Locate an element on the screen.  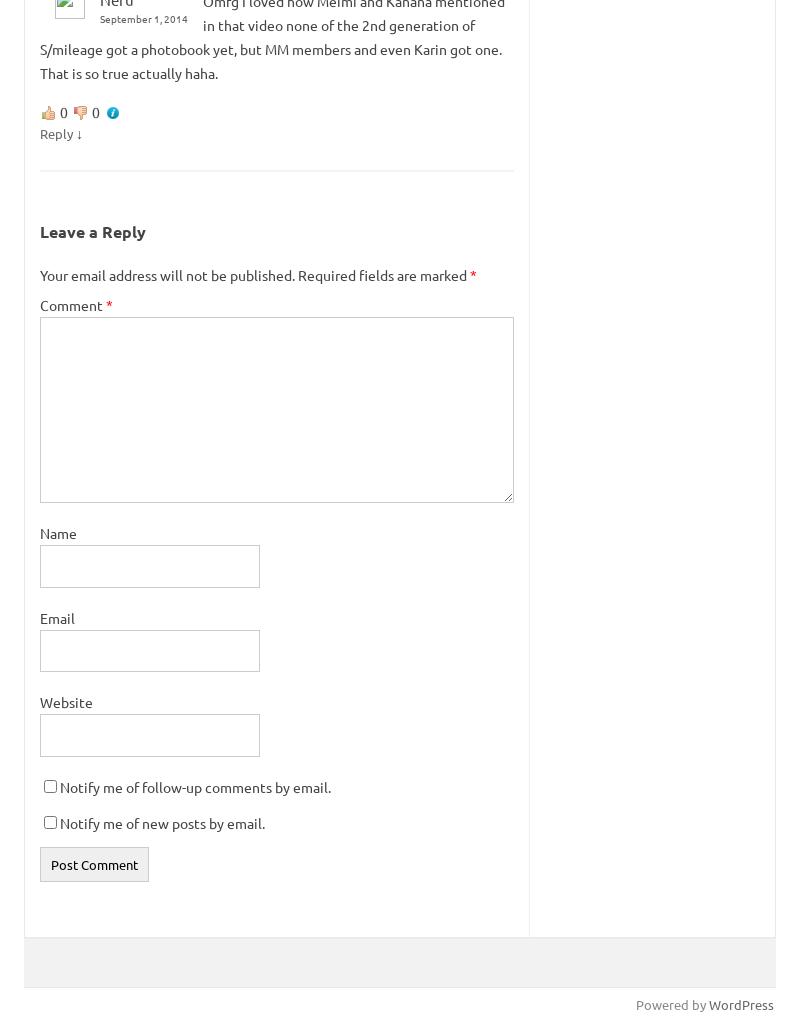
'Name' is located at coordinates (57, 531).